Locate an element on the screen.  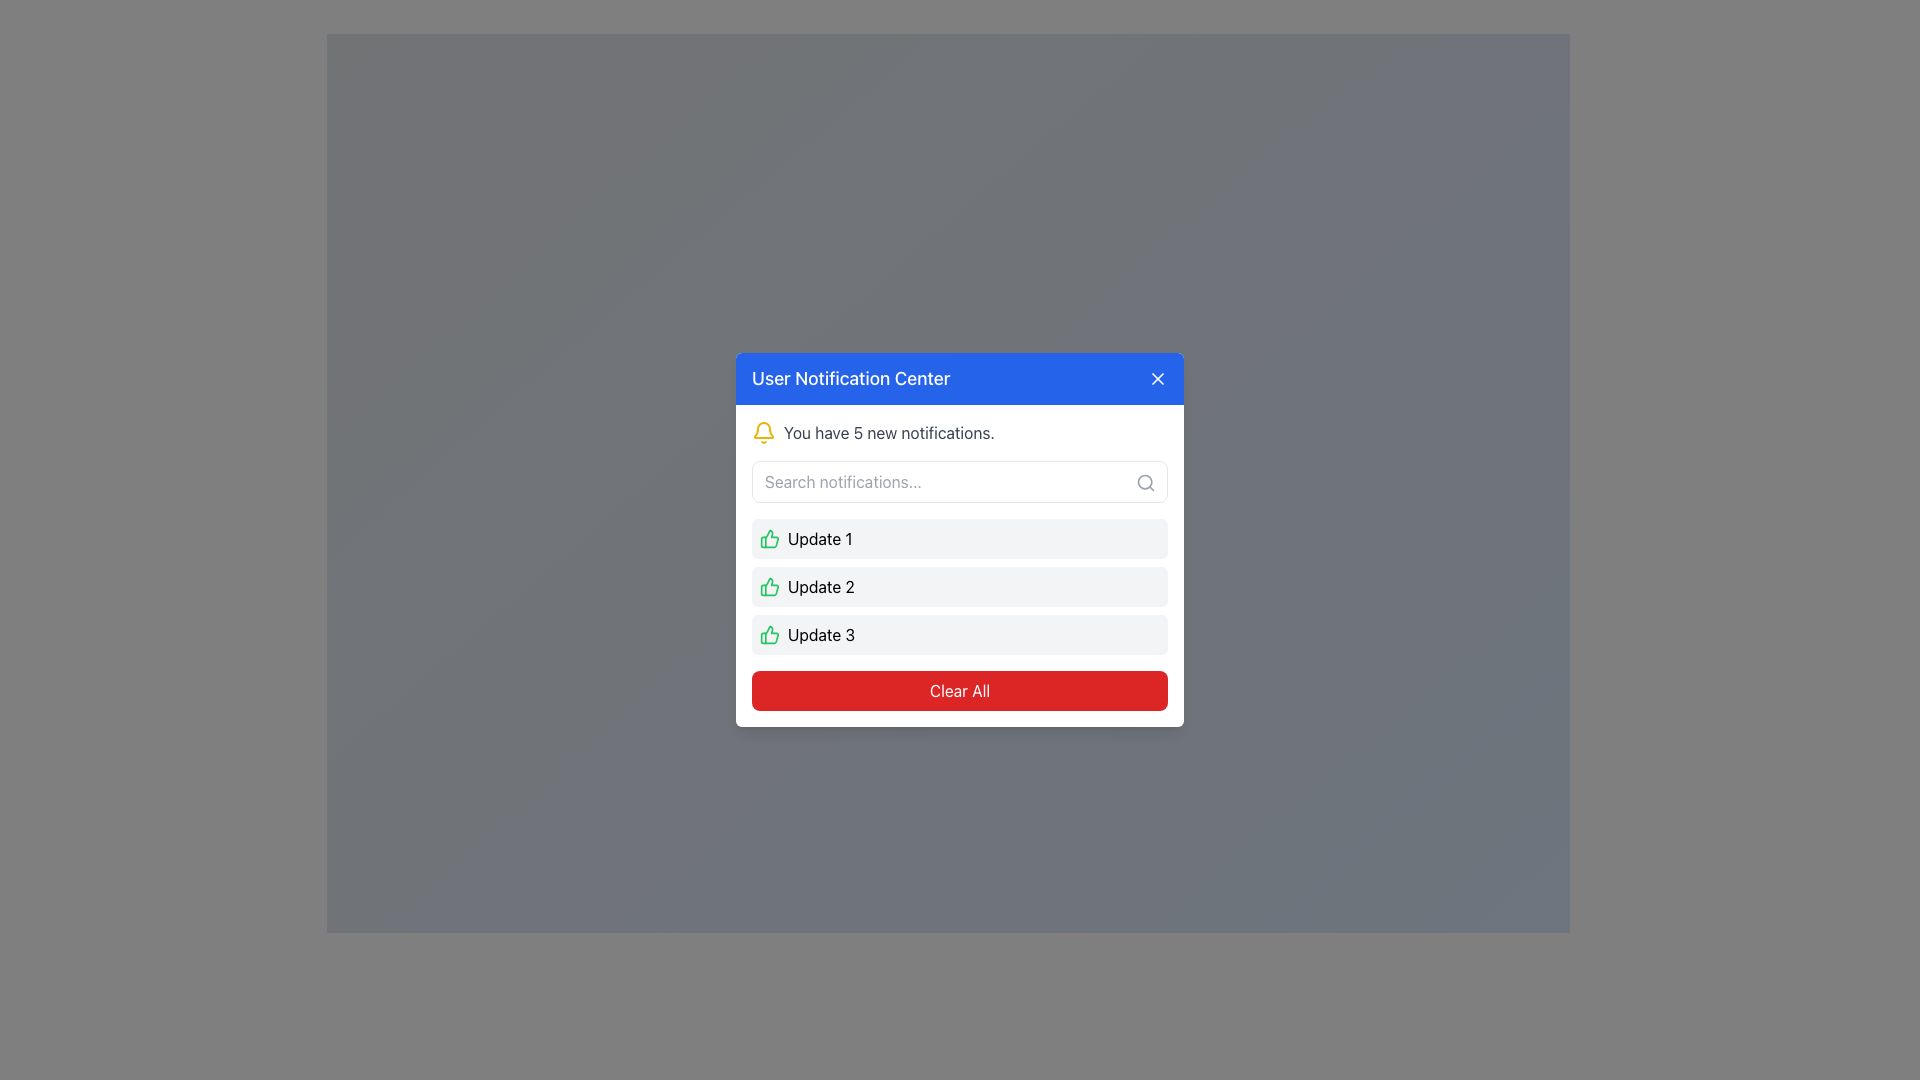
the bell-shaped yellow notification icon located at the top-left portion of the notification panel, adjacent to the text 'You have 5 new notifications.' is located at coordinates (762, 431).